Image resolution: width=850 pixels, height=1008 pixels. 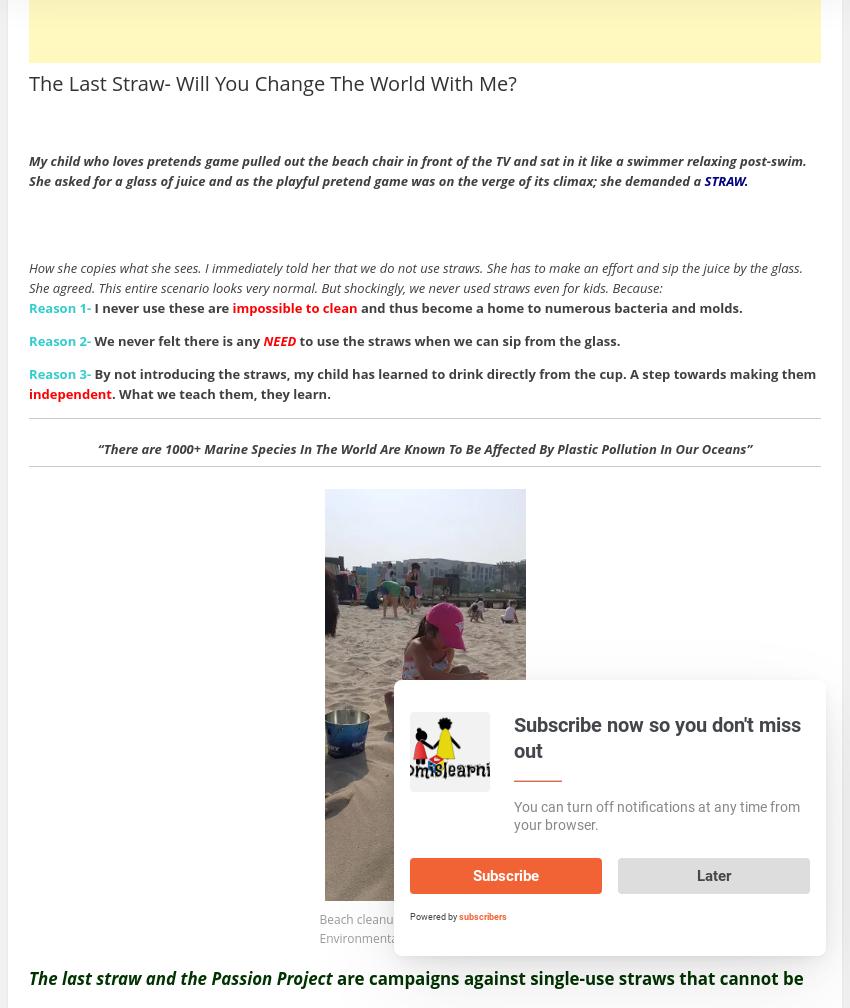 What do you see at coordinates (424, 447) in the screenshot?
I see `'“There are 1000+ Marine Species In The World Are Known To Be Affected By Plastic Pollution In Our Oceans”'` at bounding box center [424, 447].